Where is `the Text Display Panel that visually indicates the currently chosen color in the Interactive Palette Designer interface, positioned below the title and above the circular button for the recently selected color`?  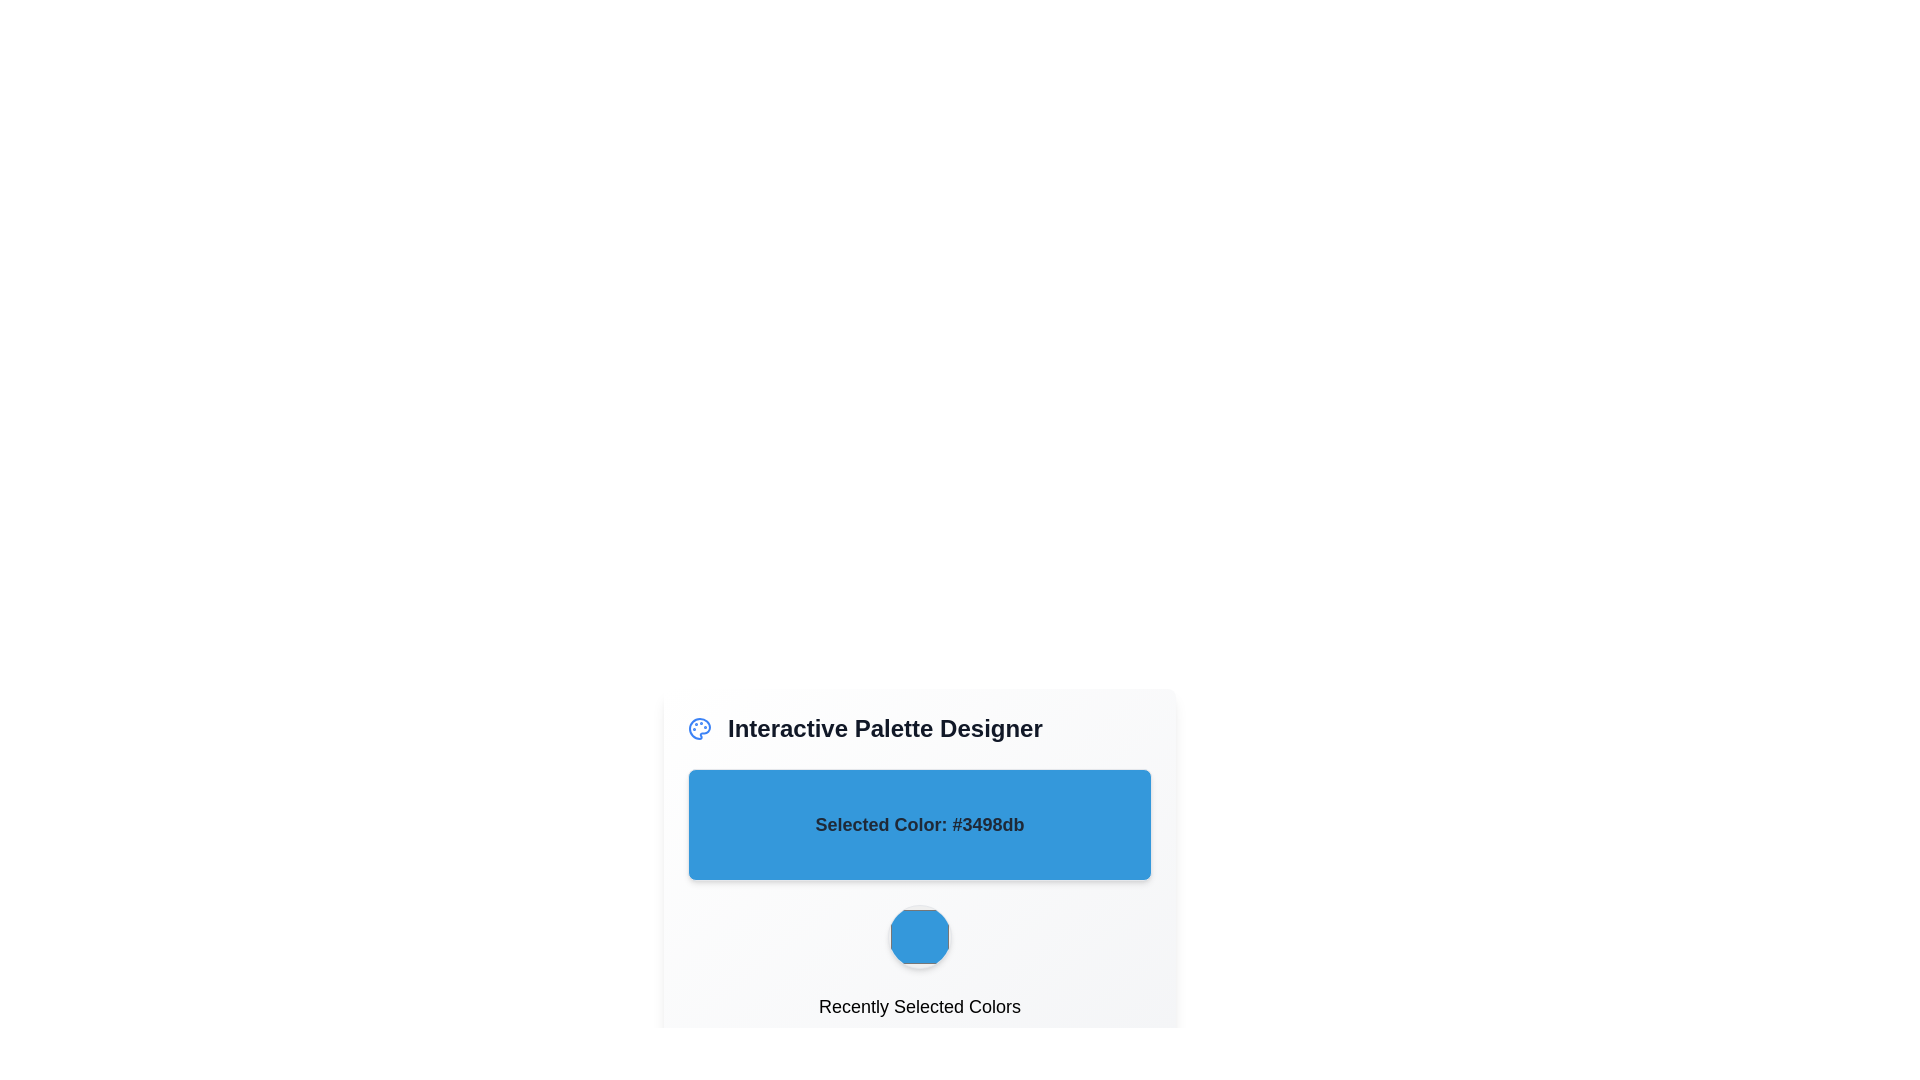
the Text Display Panel that visually indicates the currently chosen color in the Interactive Palette Designer interface, positioned below the title and above the circular button for the recently selected color is located at coordinates (919, 825).